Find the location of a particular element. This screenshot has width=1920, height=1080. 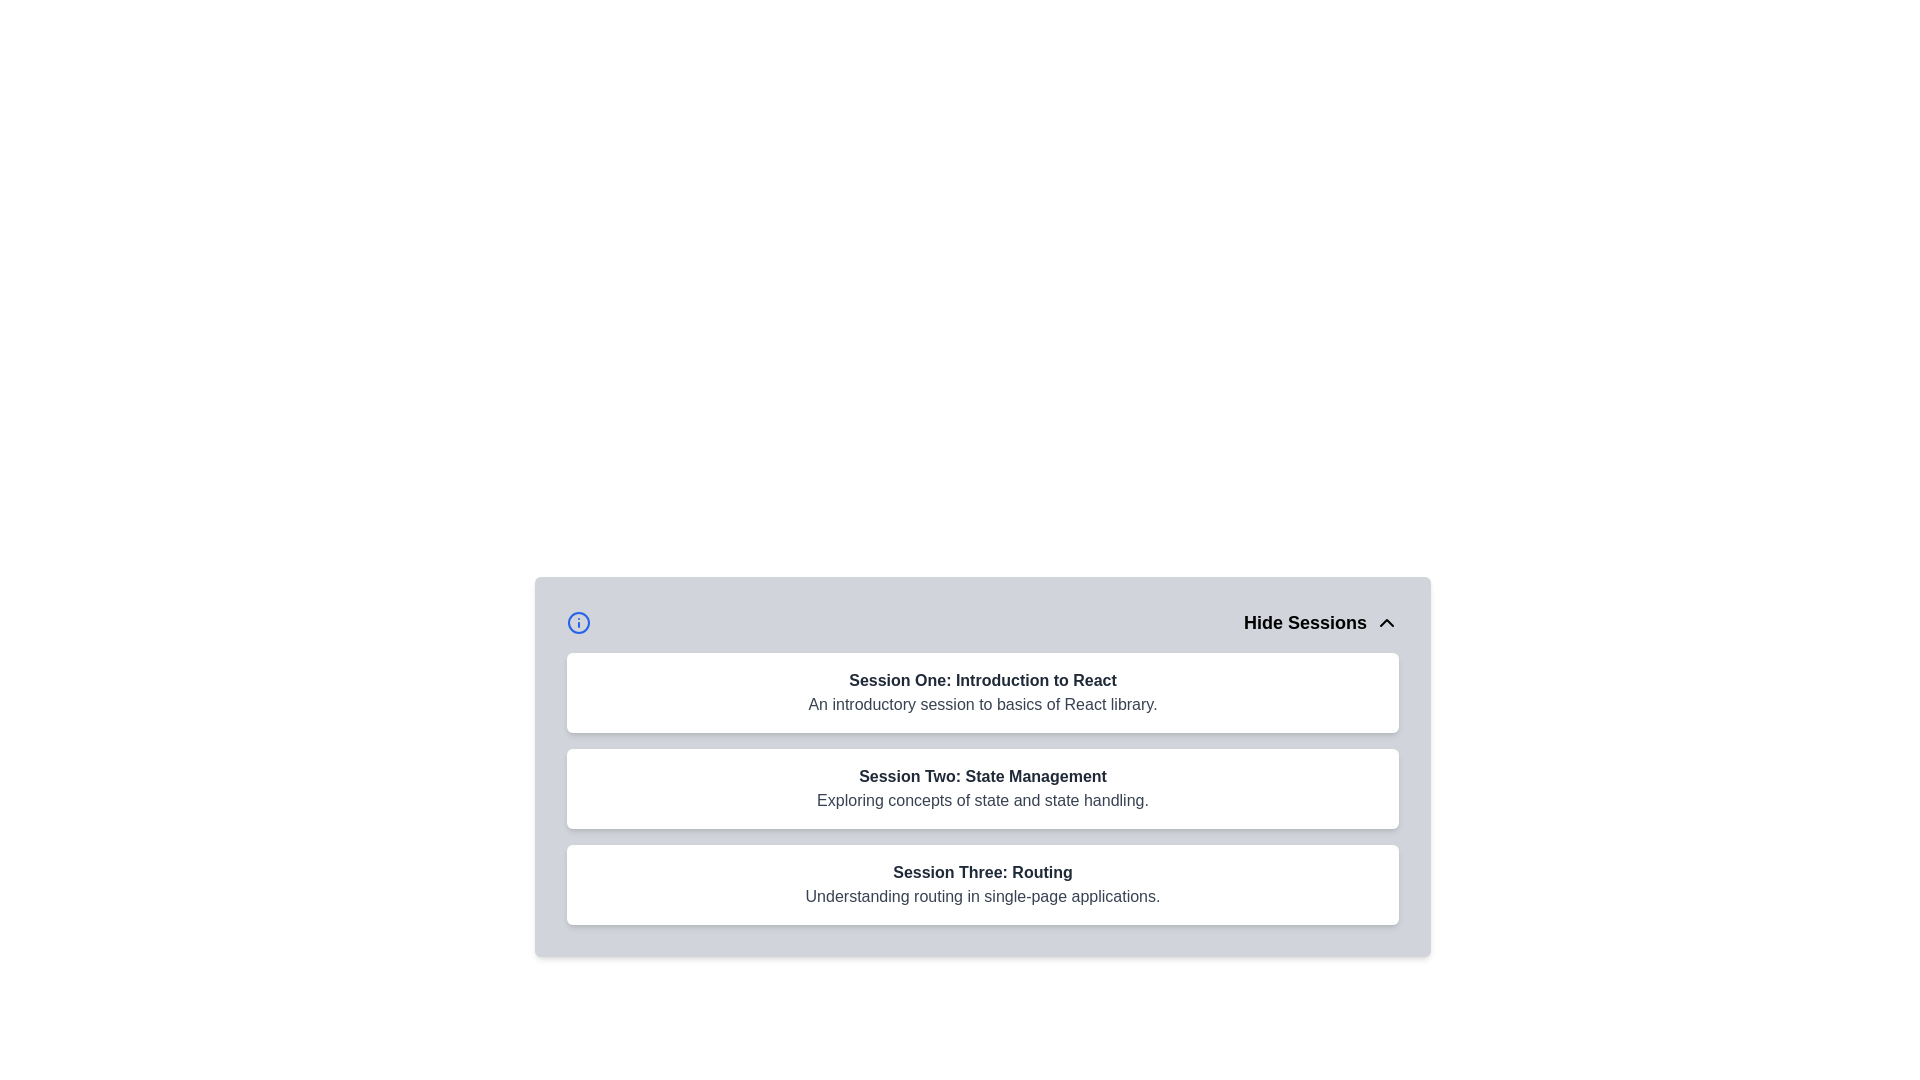

static text description located below the heading 'Session Two: State Management' in the center card layout is located at coordinates (983, 800).